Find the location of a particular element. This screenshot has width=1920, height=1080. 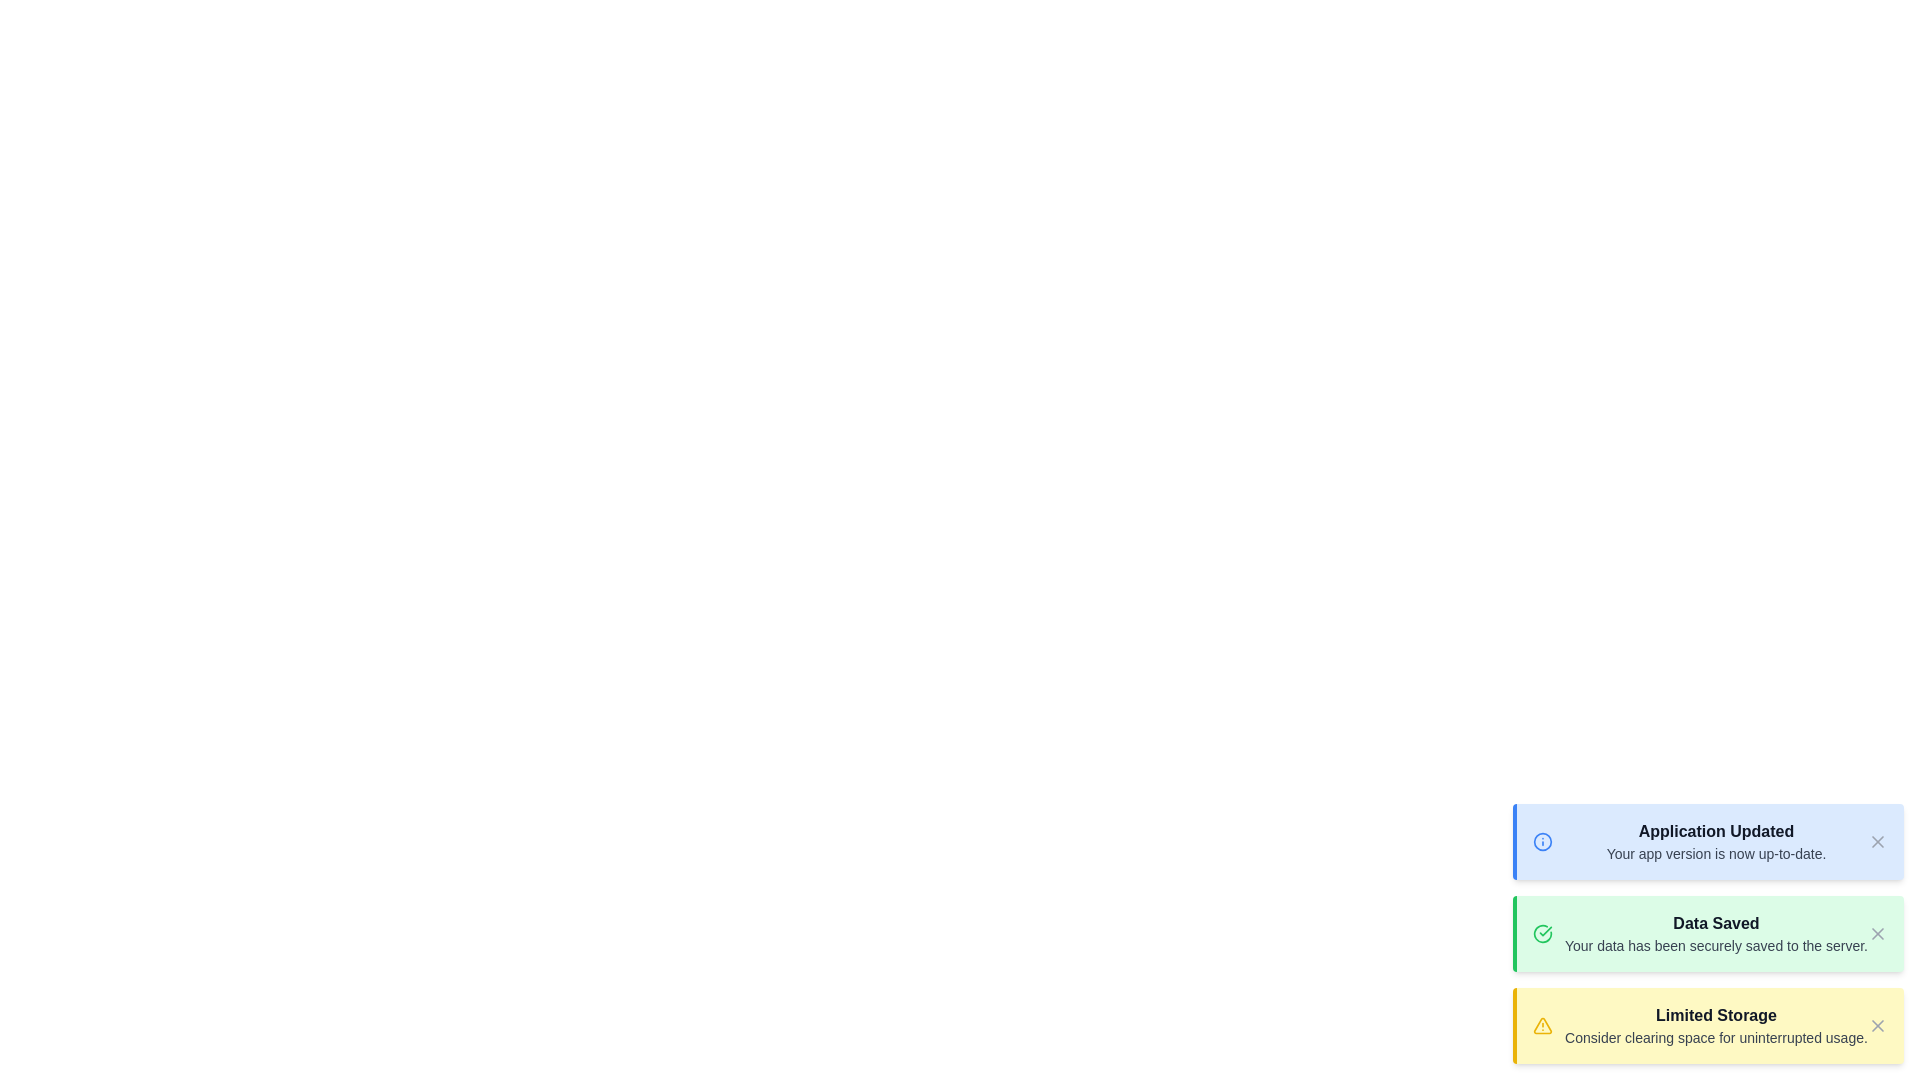

the close button of the notification with the title Limited Storage is located at coordinates (1876, 1026).